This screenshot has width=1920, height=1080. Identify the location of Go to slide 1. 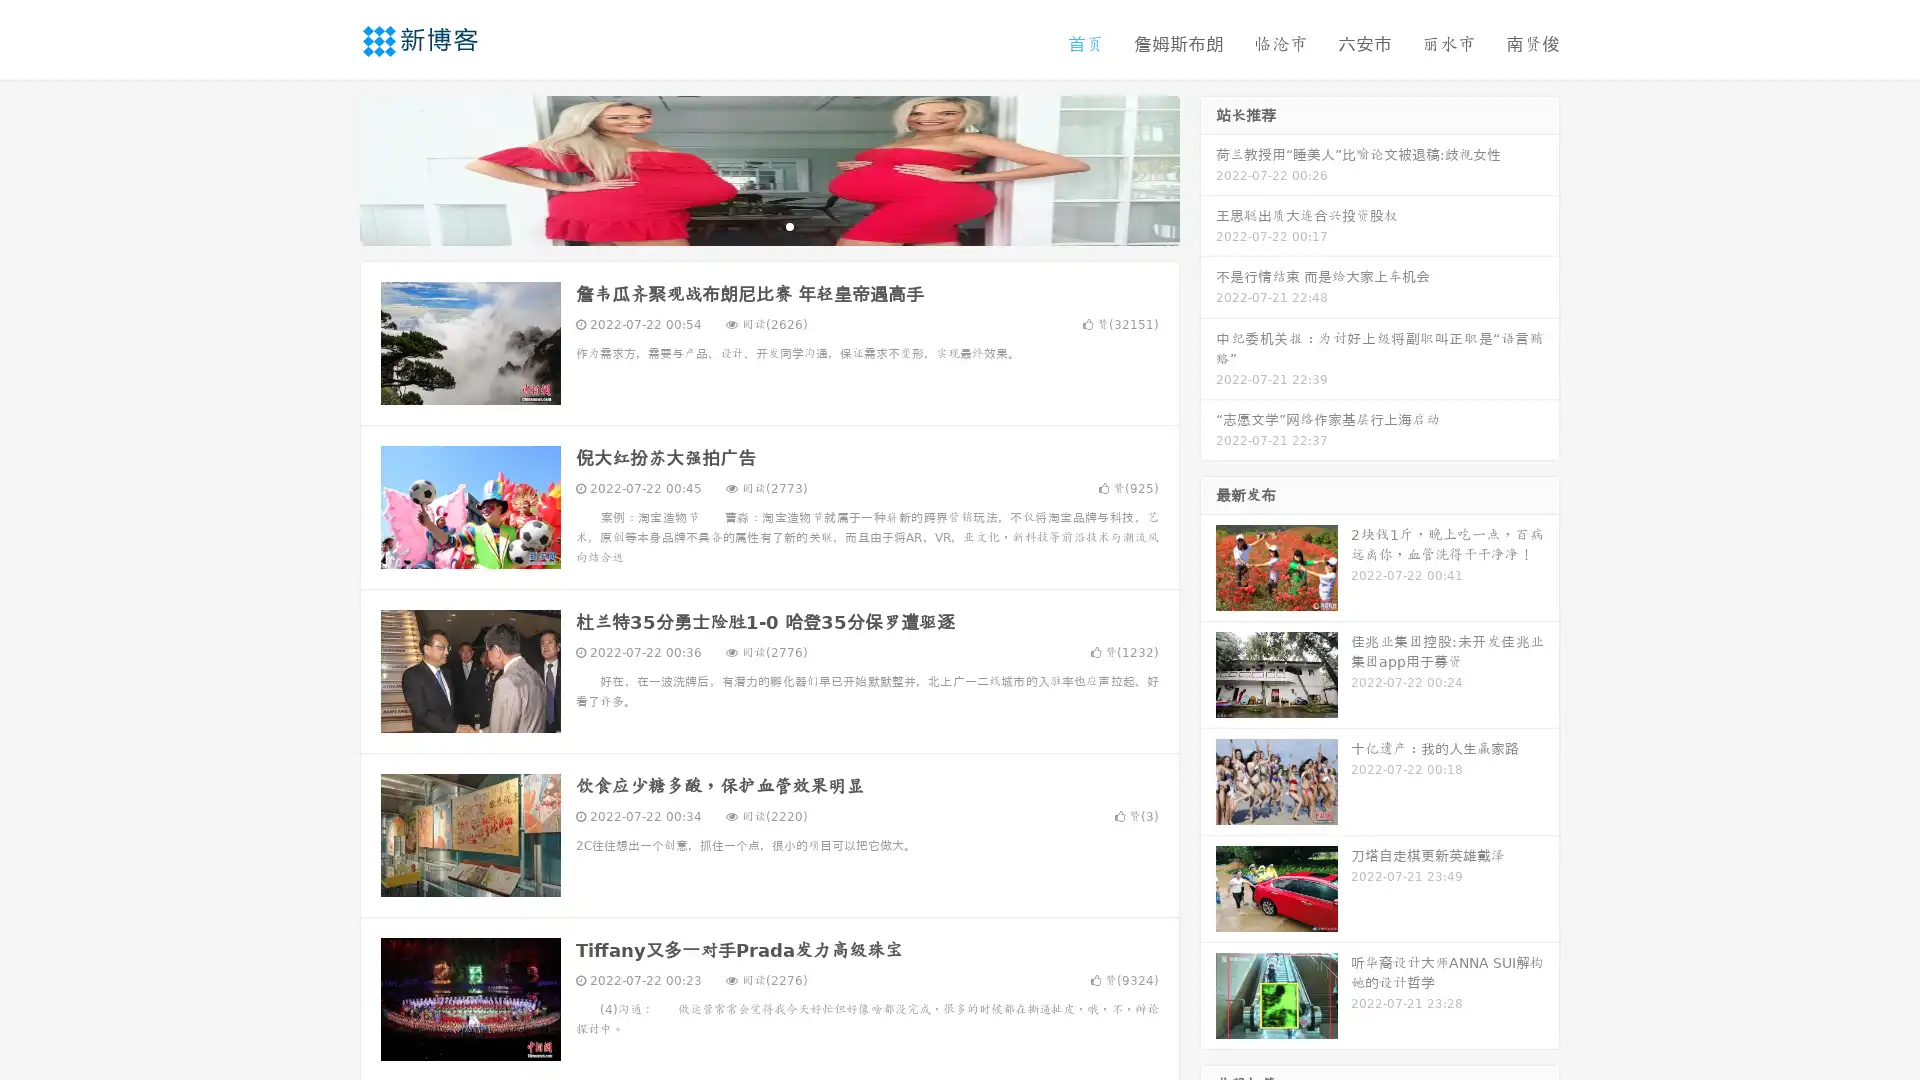
(748, 225).